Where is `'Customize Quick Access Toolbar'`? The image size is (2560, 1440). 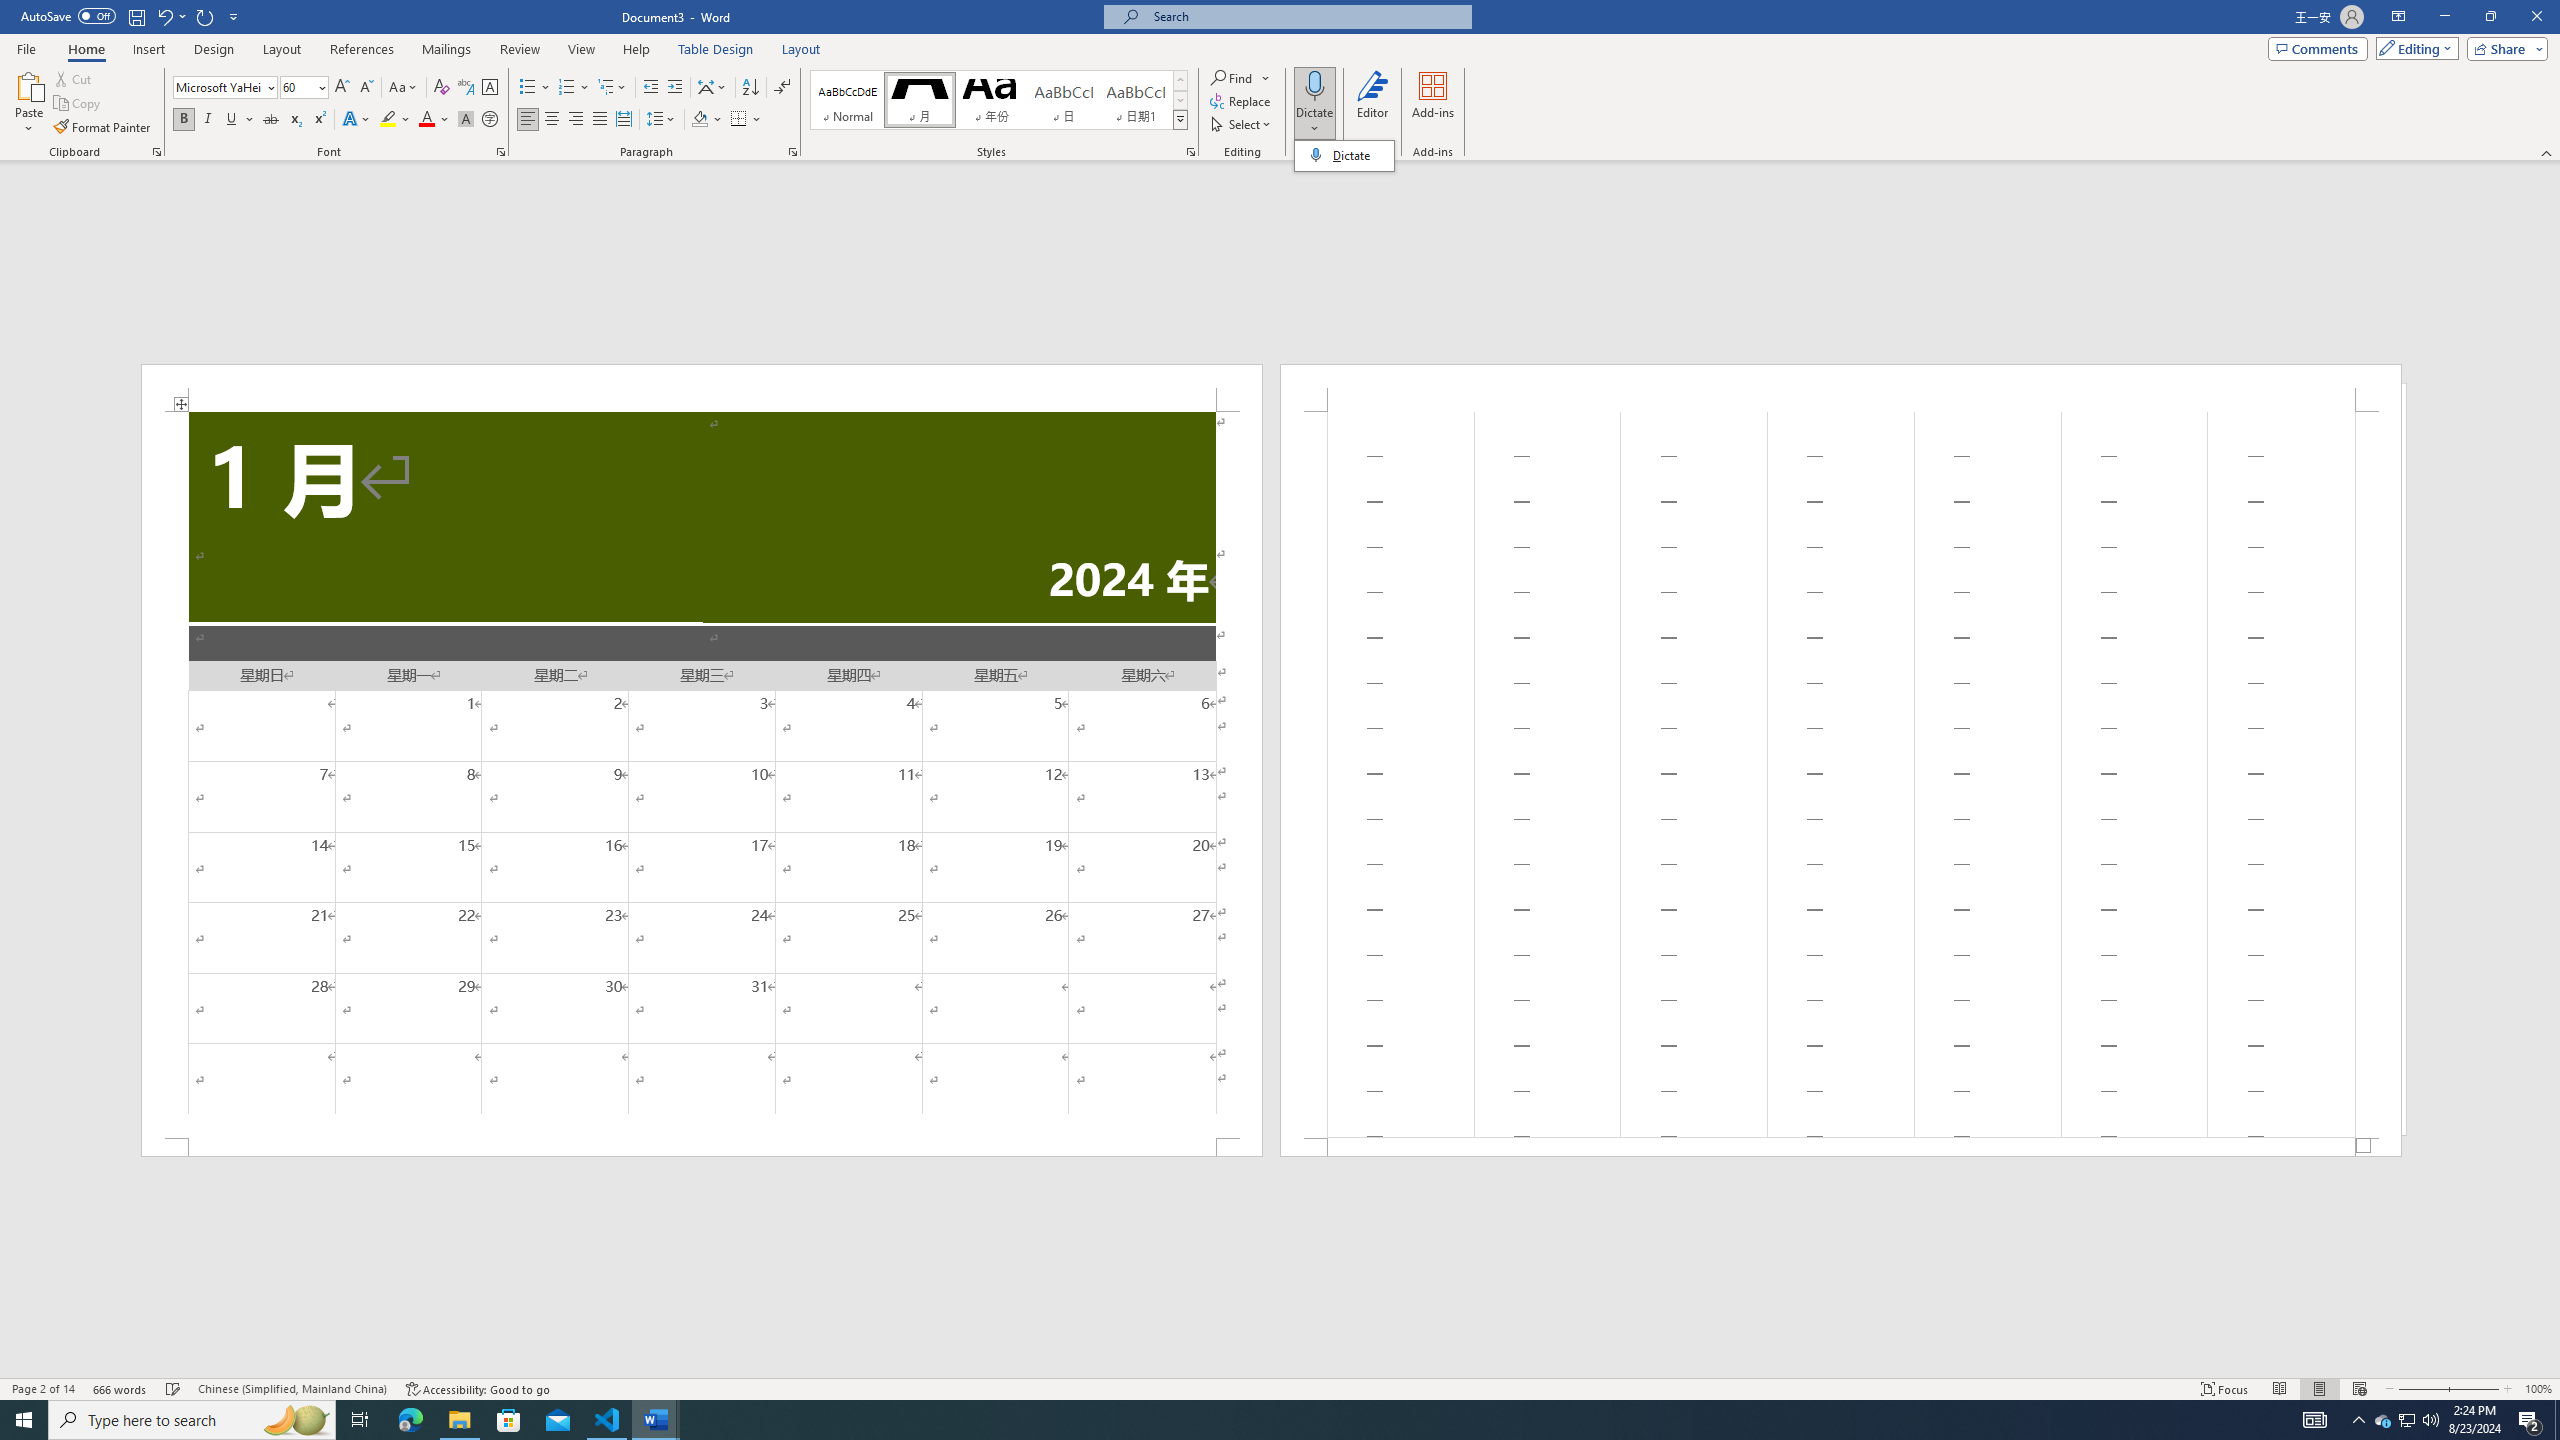 'Customize Quick Access Toolbar' is located at coordinates (233, 15).